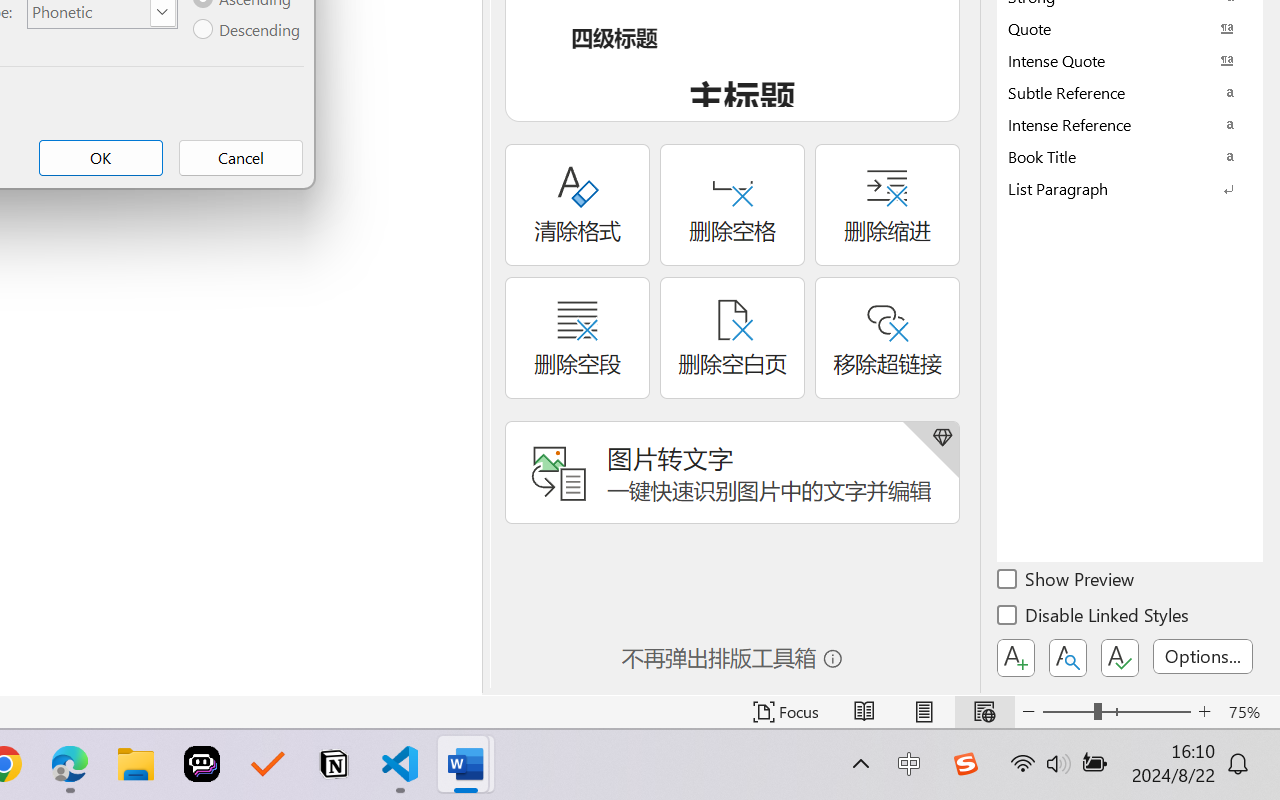 Image resolution: width=1280 pixels, height=800 pixels. What do you see at coordinates (1115, 711) in the screenshot?
I see `'Zoom'` at bounding box center [1115, 711].